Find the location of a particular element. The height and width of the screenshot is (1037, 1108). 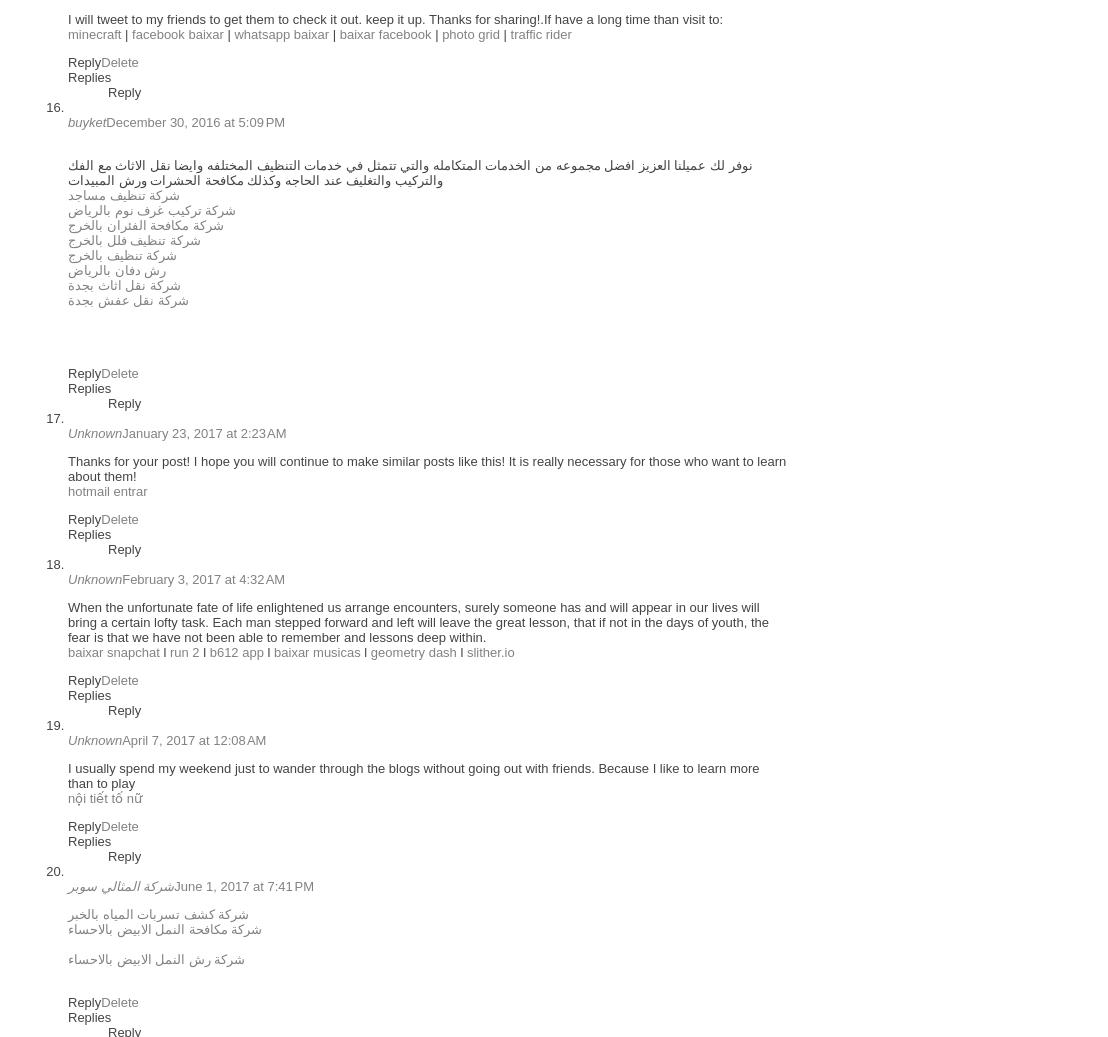

'When the unfortunate fate of life enlightened us arrange encounters, surely someone has and will appear in our lives will bring a certain lofty task. Each man stepped forward and left will leave the great lesson, that if not in the days of youth, the fear is that we have not been able to remember and lessons deep within.' is located at coordinates (67, 622).